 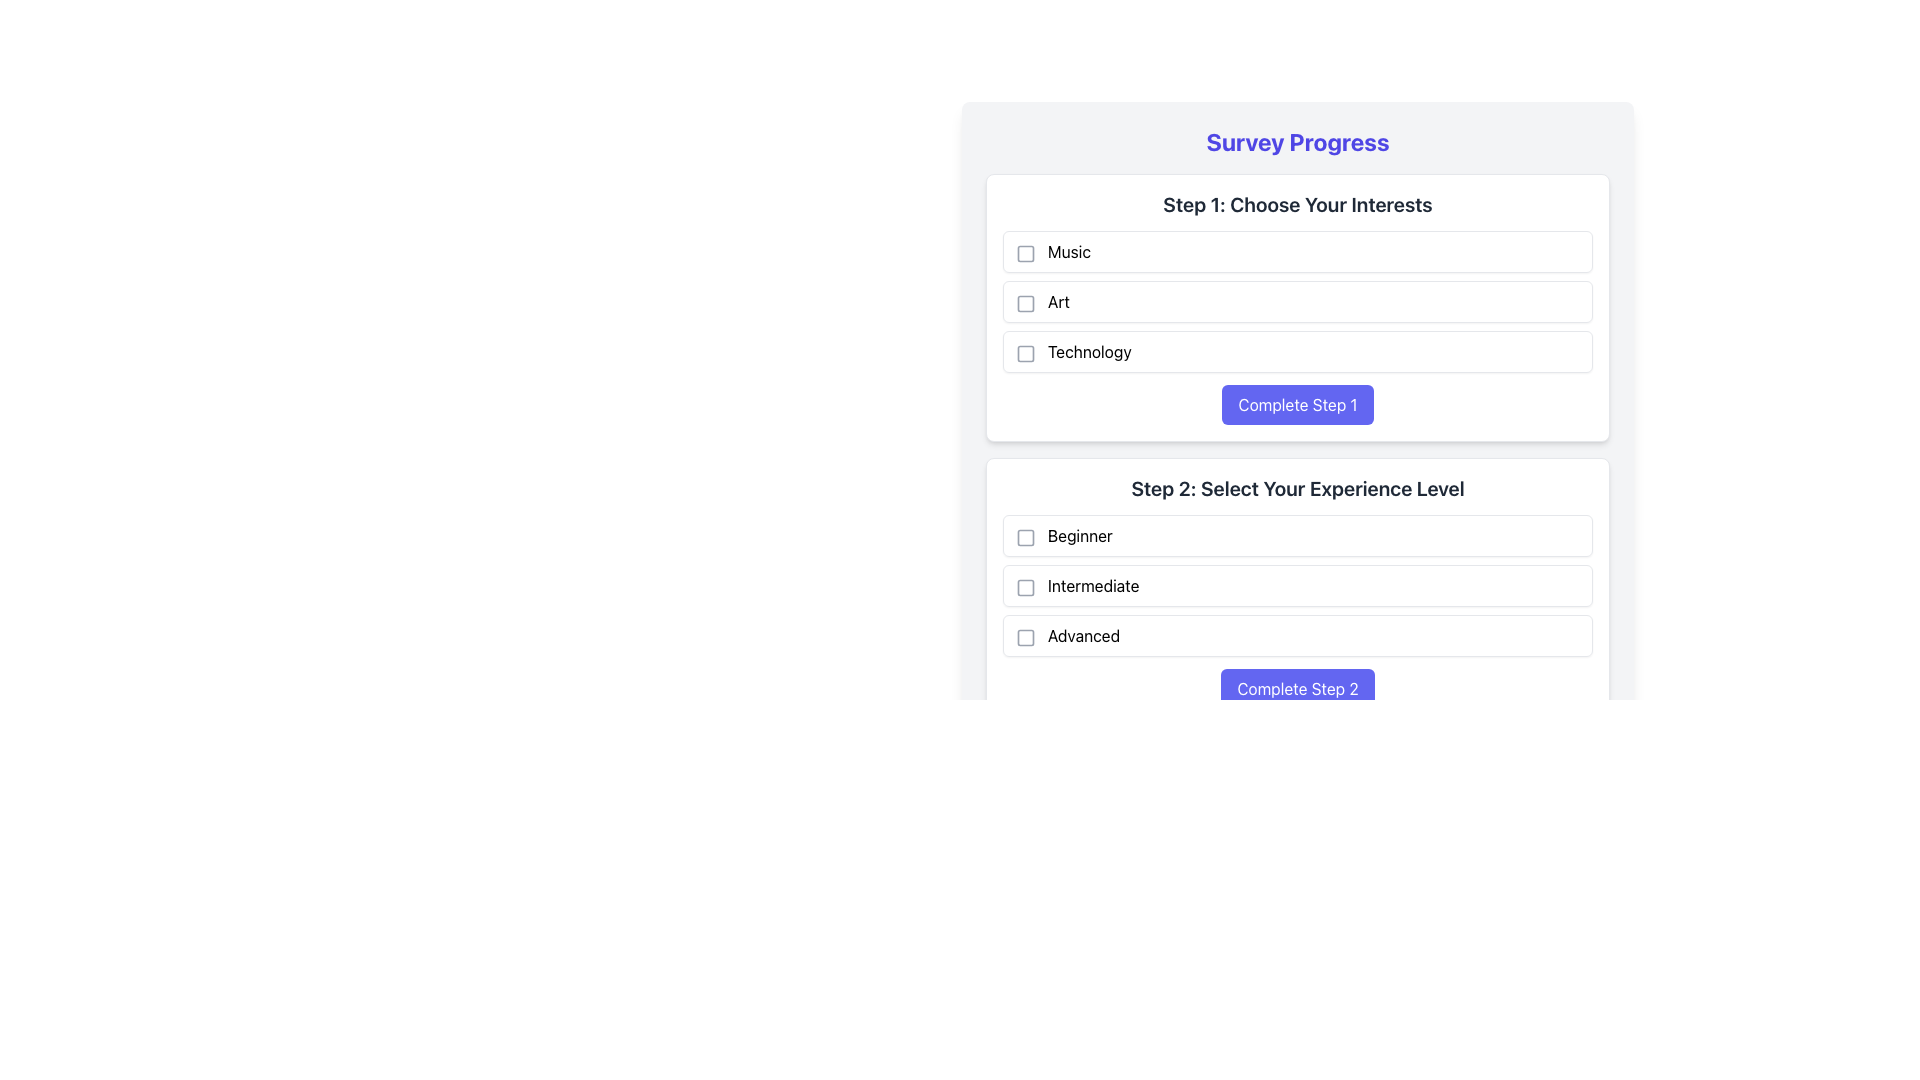 What do you see at coordinates (1297, 204) in the screenshot?
I see `the text label at the top of the 'Step 1' section, which indicates the actions to be taken in this step of the process` at bounding box center [1297, 204].